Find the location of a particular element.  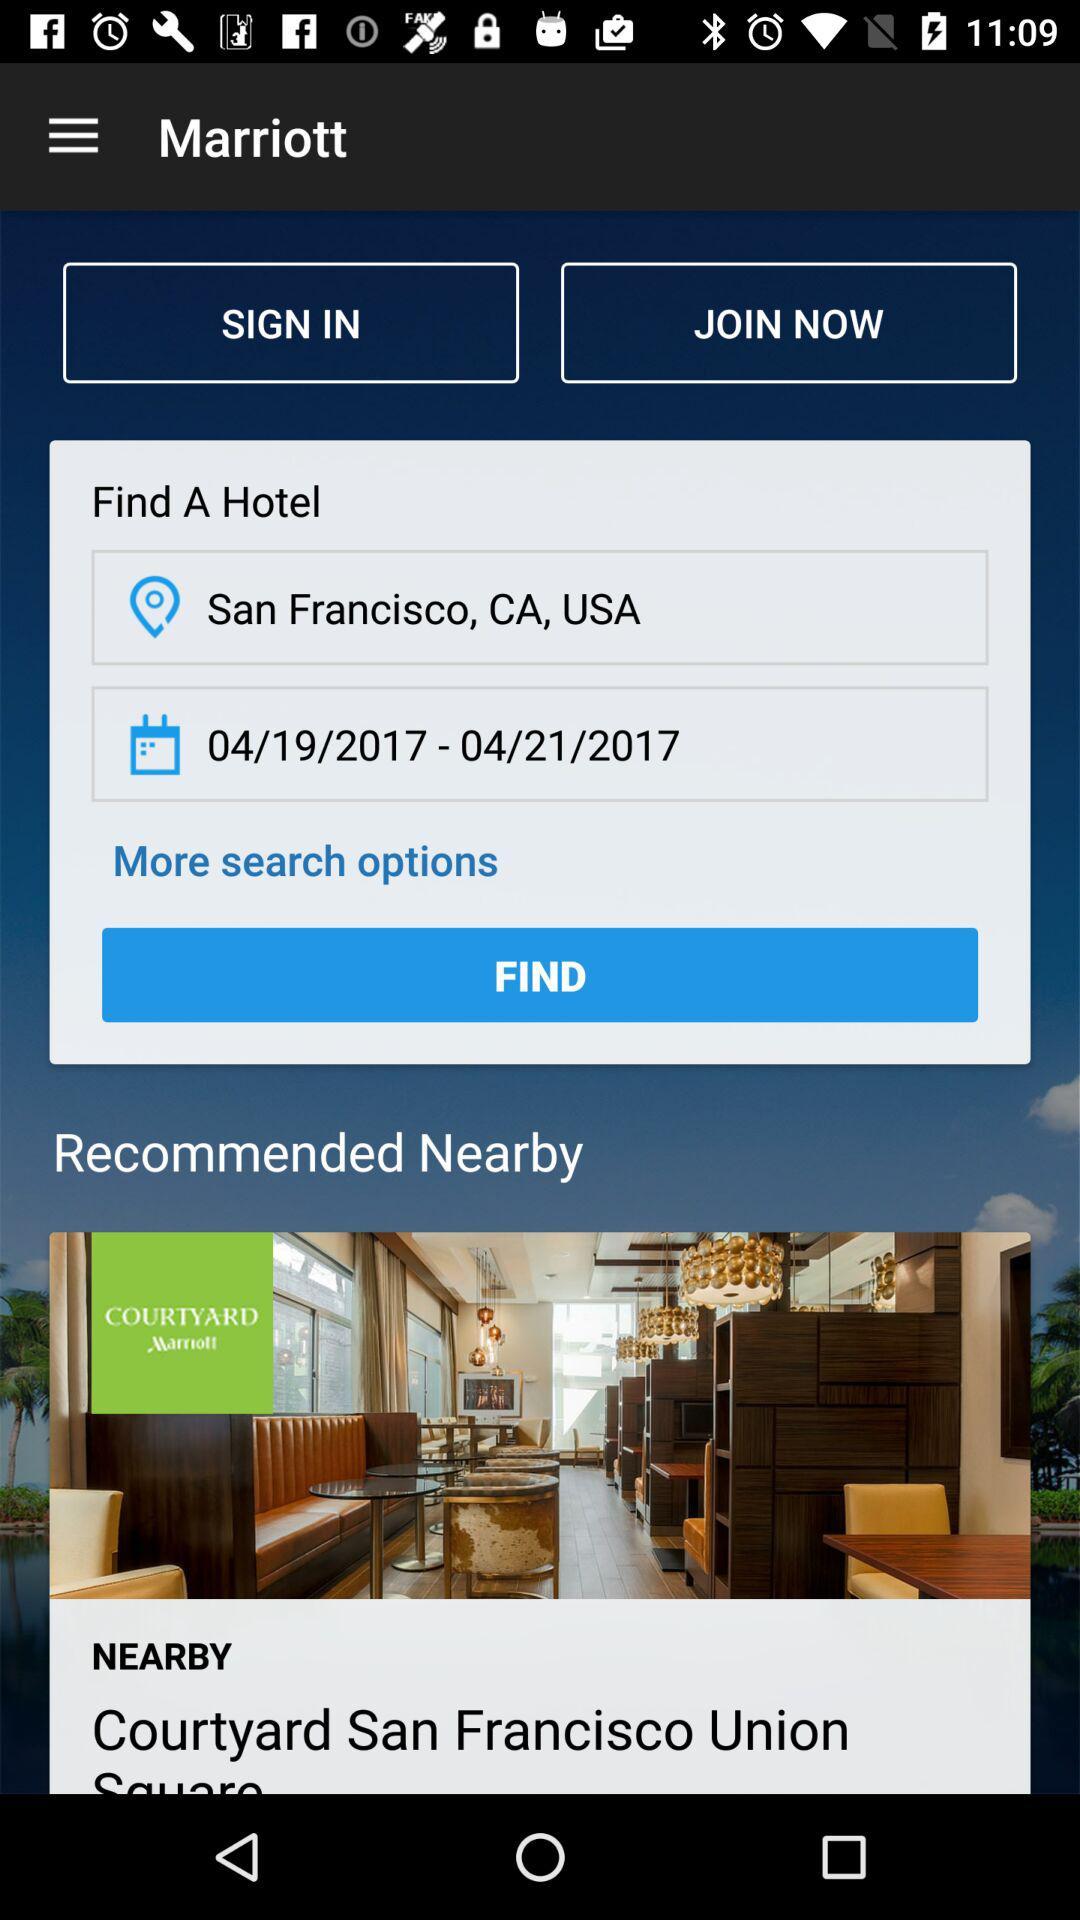

icon next to sign in icon is located at coordinates (788, 322).